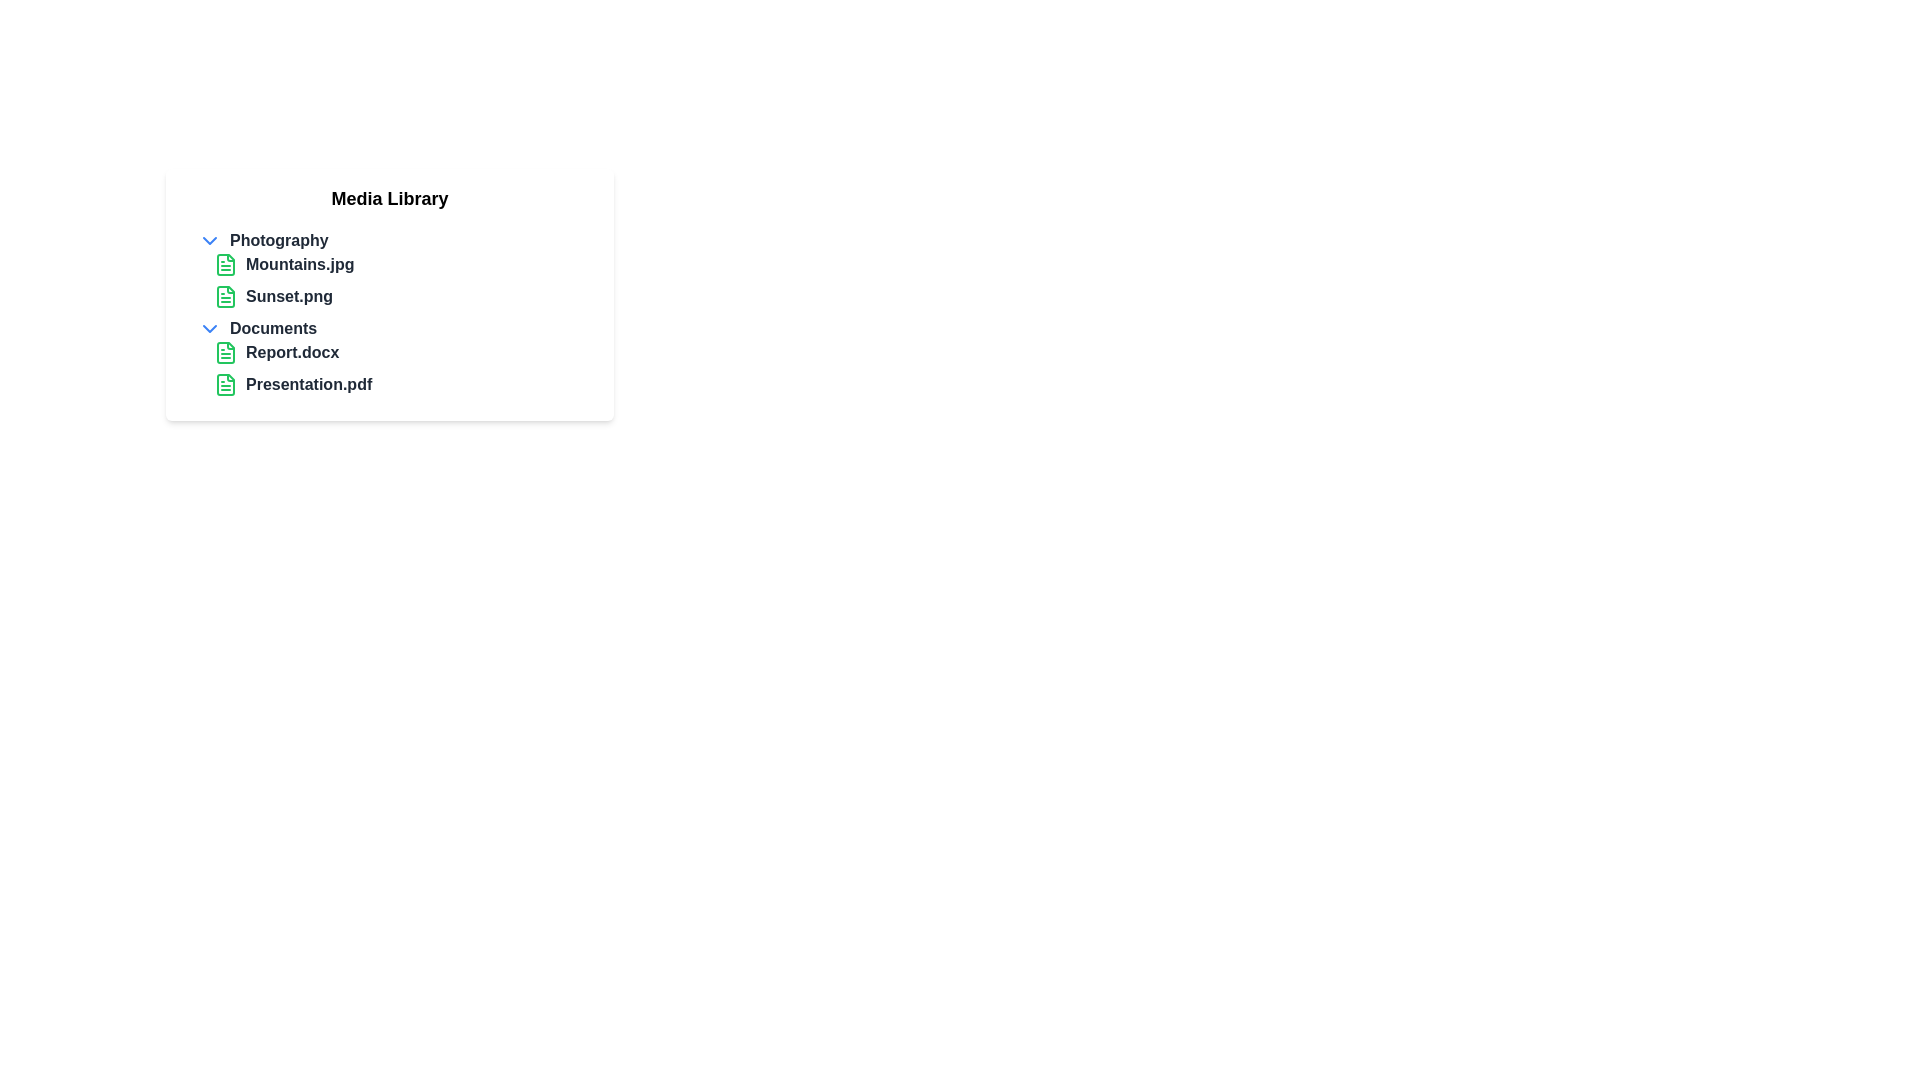 The height and width of the screenshot is (1080, 1920). What do you see at coordinates (210, 239) in the screenshot?
I see `the chevron-down icon with a blue outline located to the left of the 'Photography' label` at bounding box center [210, 239].